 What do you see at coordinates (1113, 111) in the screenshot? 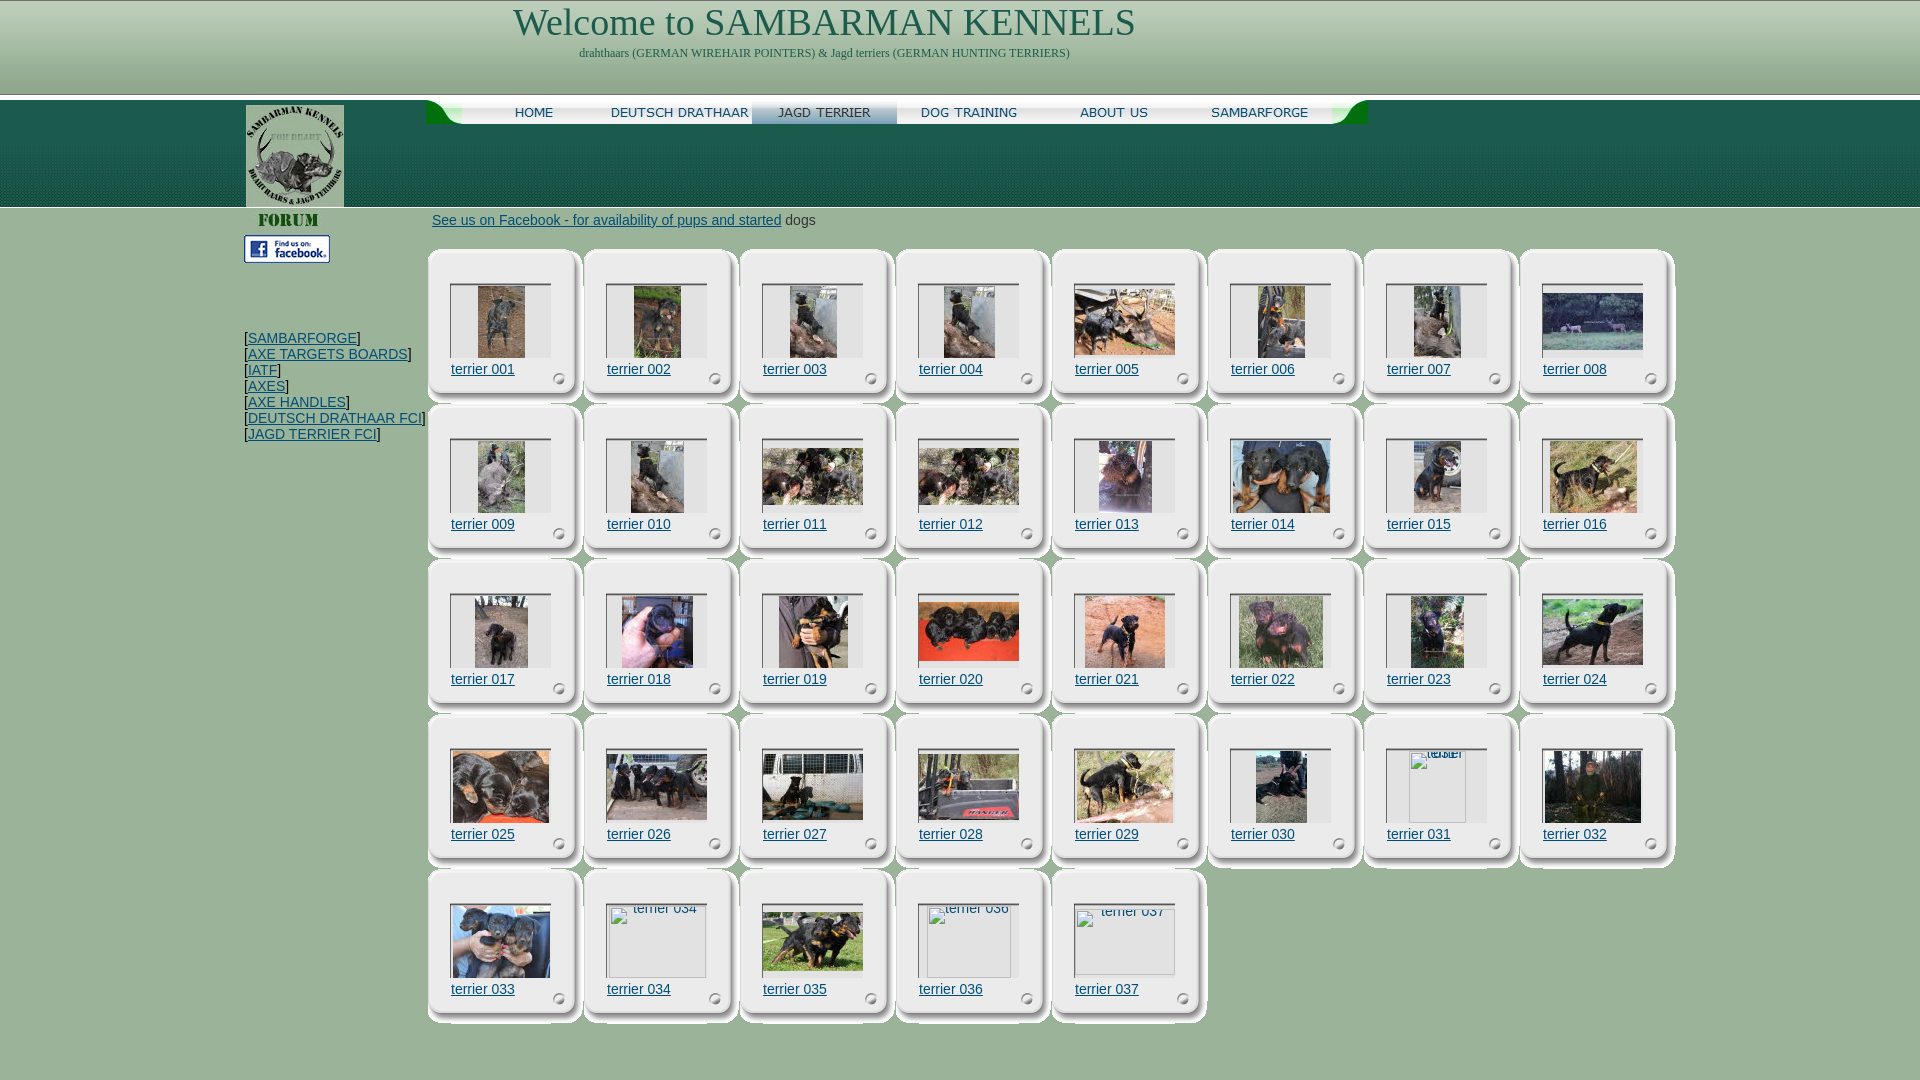
I see `'ABOUT US'` at bounding box center [1113, 111].